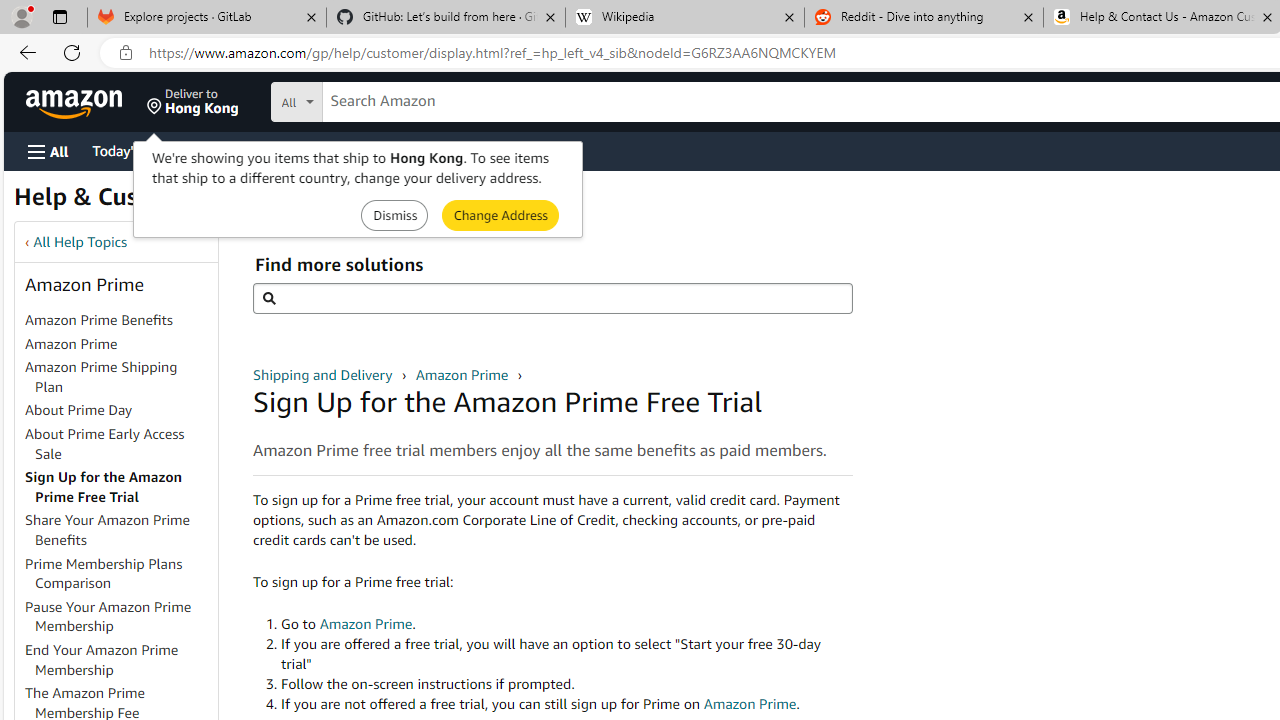  Describe the element at coordinates (193, 101) in the screenshot. I see `'Deliver to Hong Kong'` at that location.